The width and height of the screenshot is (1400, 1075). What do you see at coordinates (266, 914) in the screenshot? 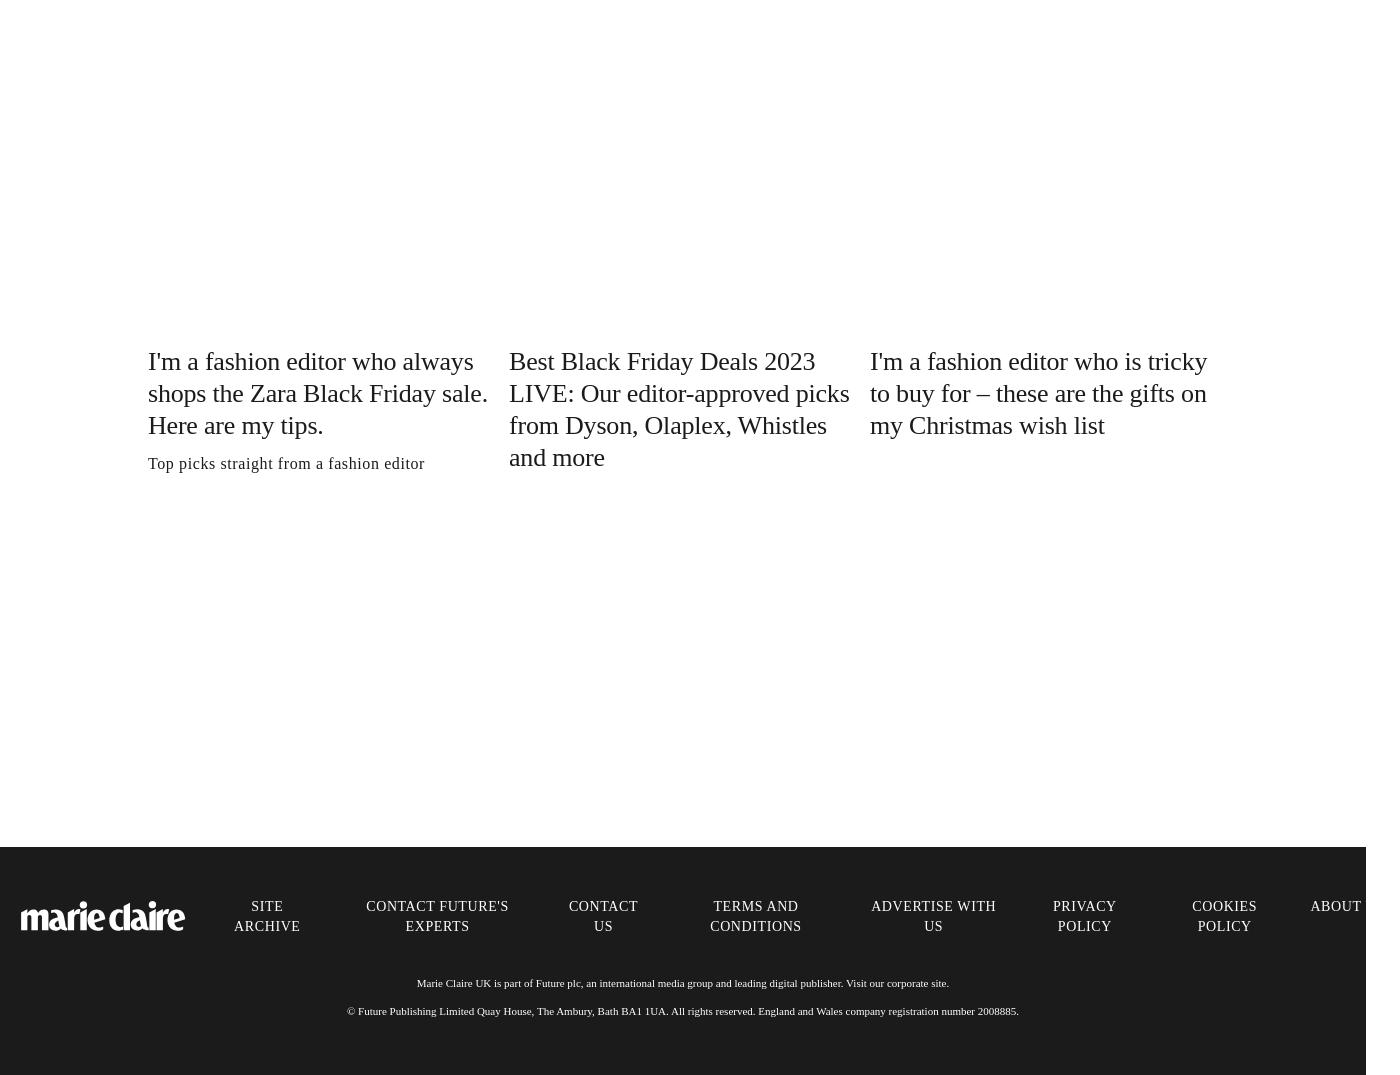
I see `'Site Archive'` at bounding box center [266, 914].